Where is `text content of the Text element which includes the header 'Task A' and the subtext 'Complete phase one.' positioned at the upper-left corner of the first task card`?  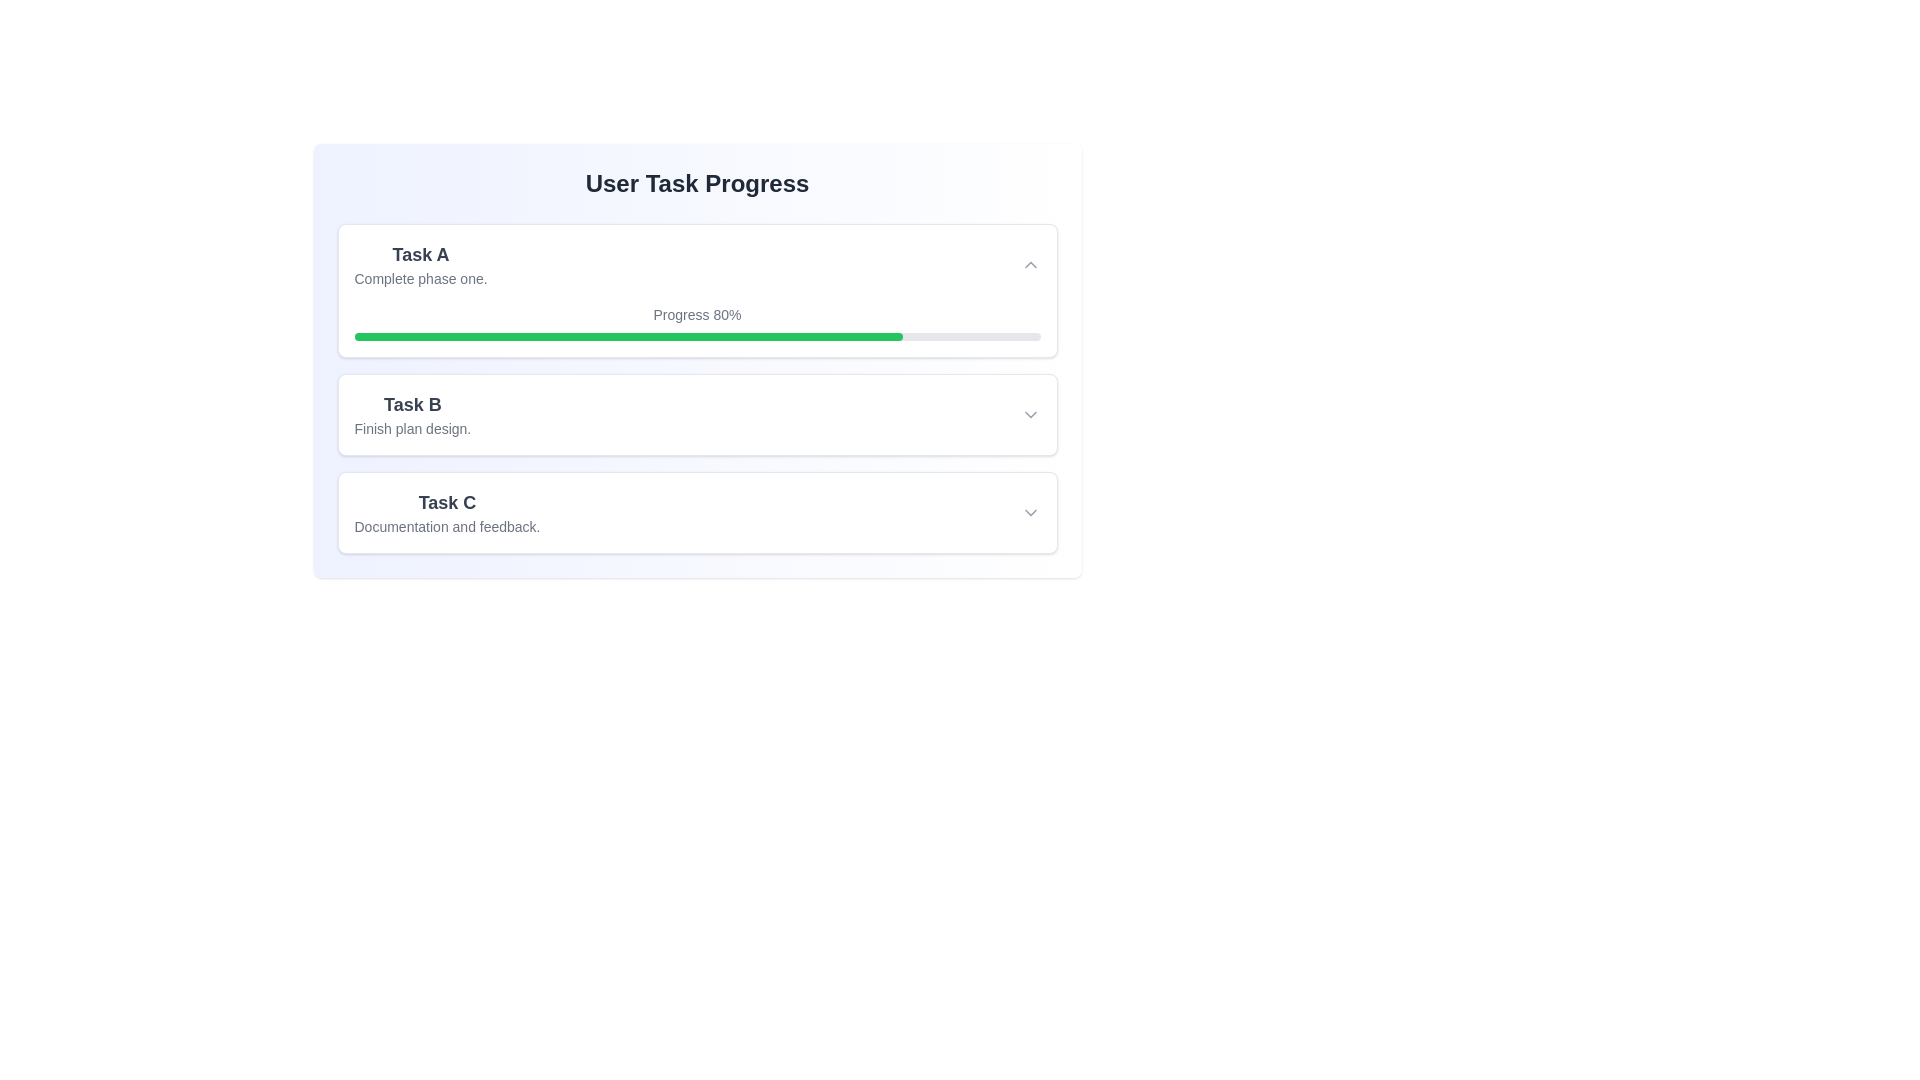
text content of the Text element which includes the header 'Task A' and the subtext 'Complete phase one.' positioned at the upper-left corner of the first task card is located at coordinates (420, 264).